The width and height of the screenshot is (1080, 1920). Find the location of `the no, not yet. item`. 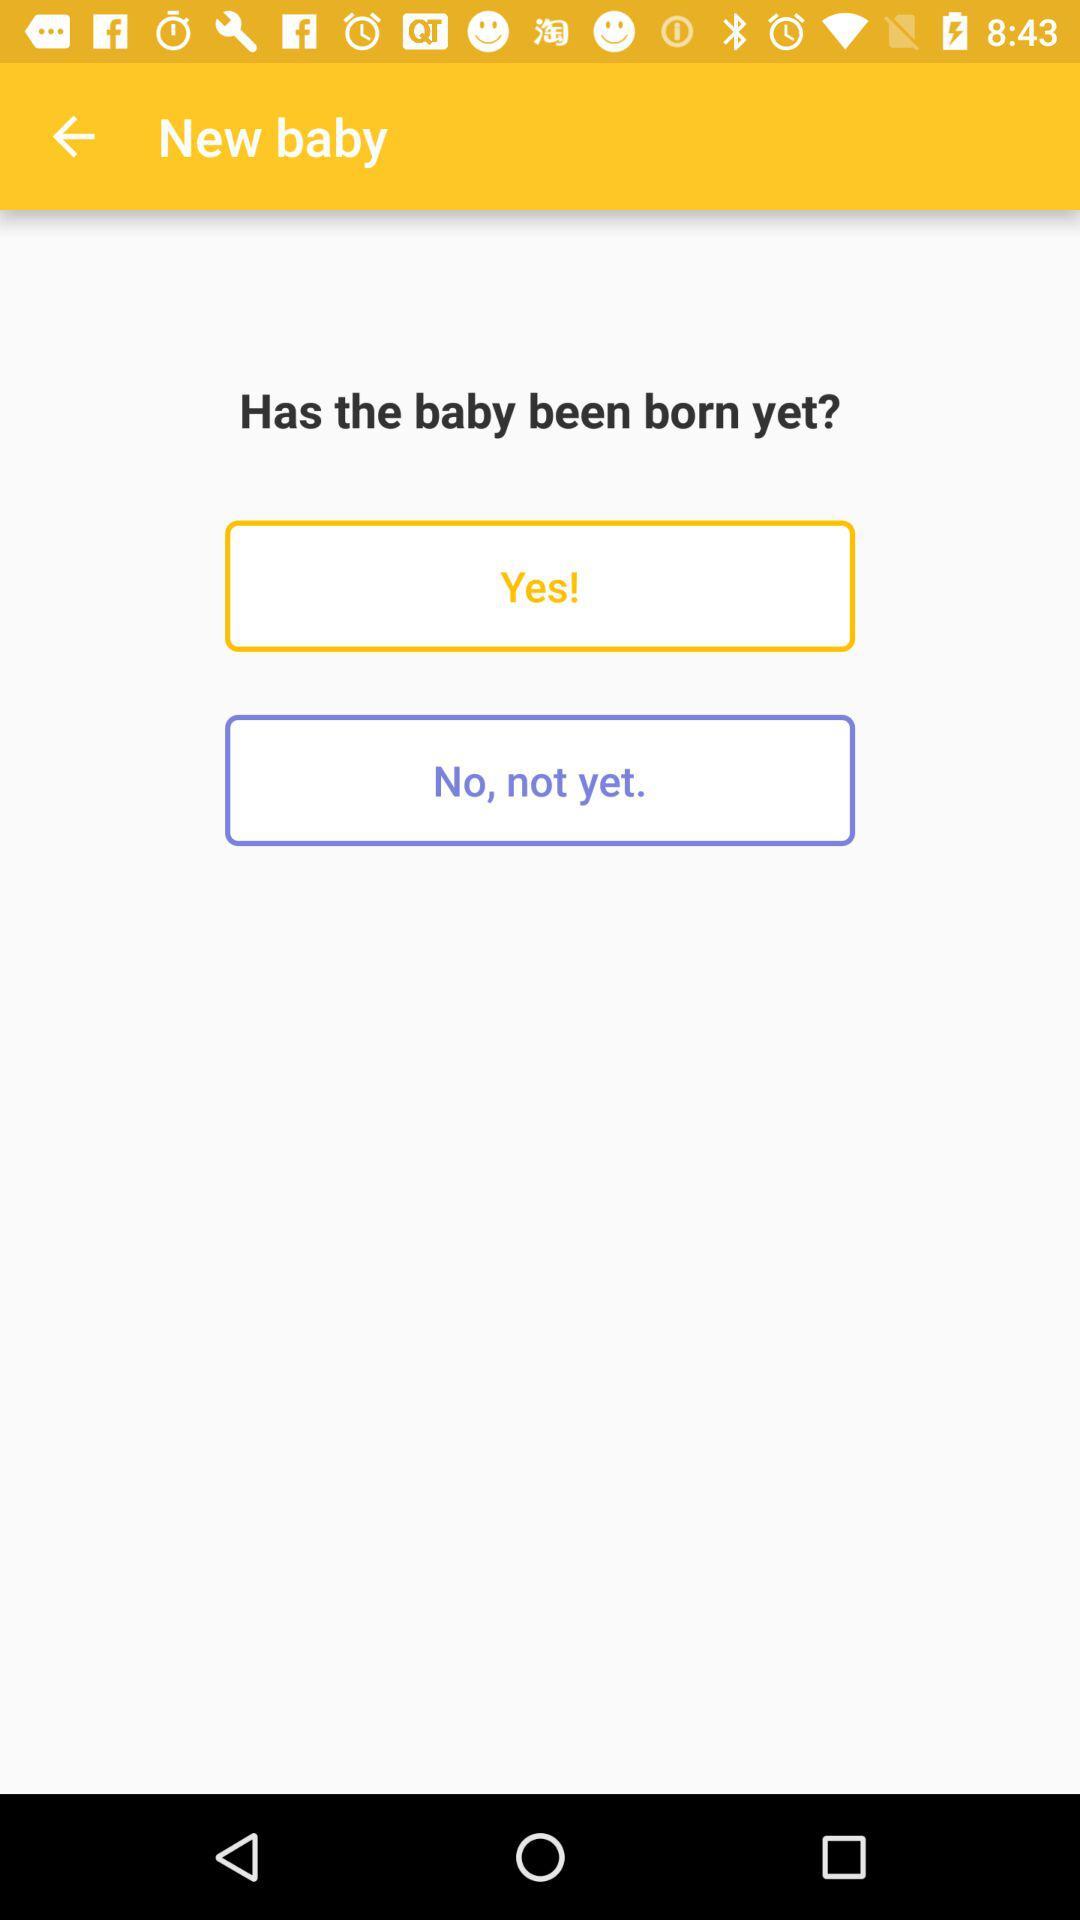

the no, not yet. item is located at coordinates (540, 779).